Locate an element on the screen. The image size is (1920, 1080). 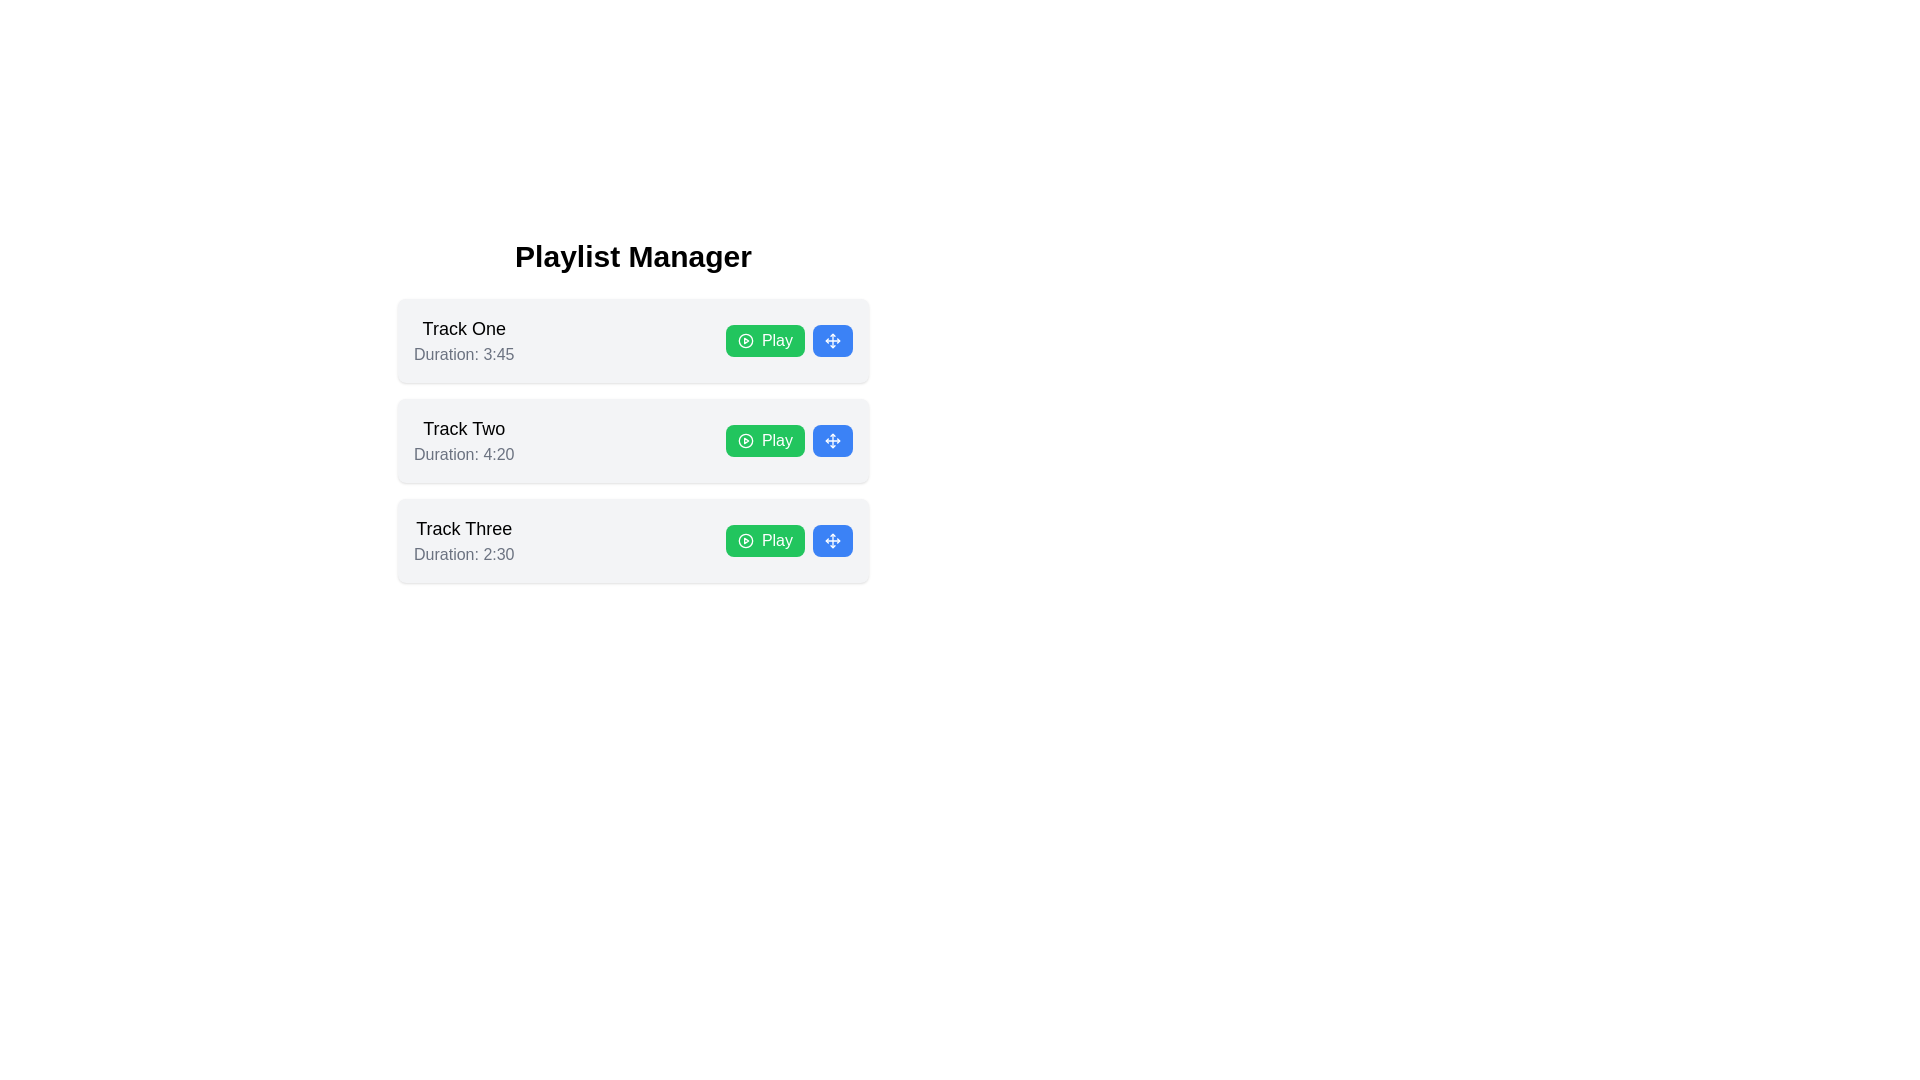
the icon button resembling four directional arrows, located beside the 'Play' button for 'Track Two' is located at coordinates (833, 439).